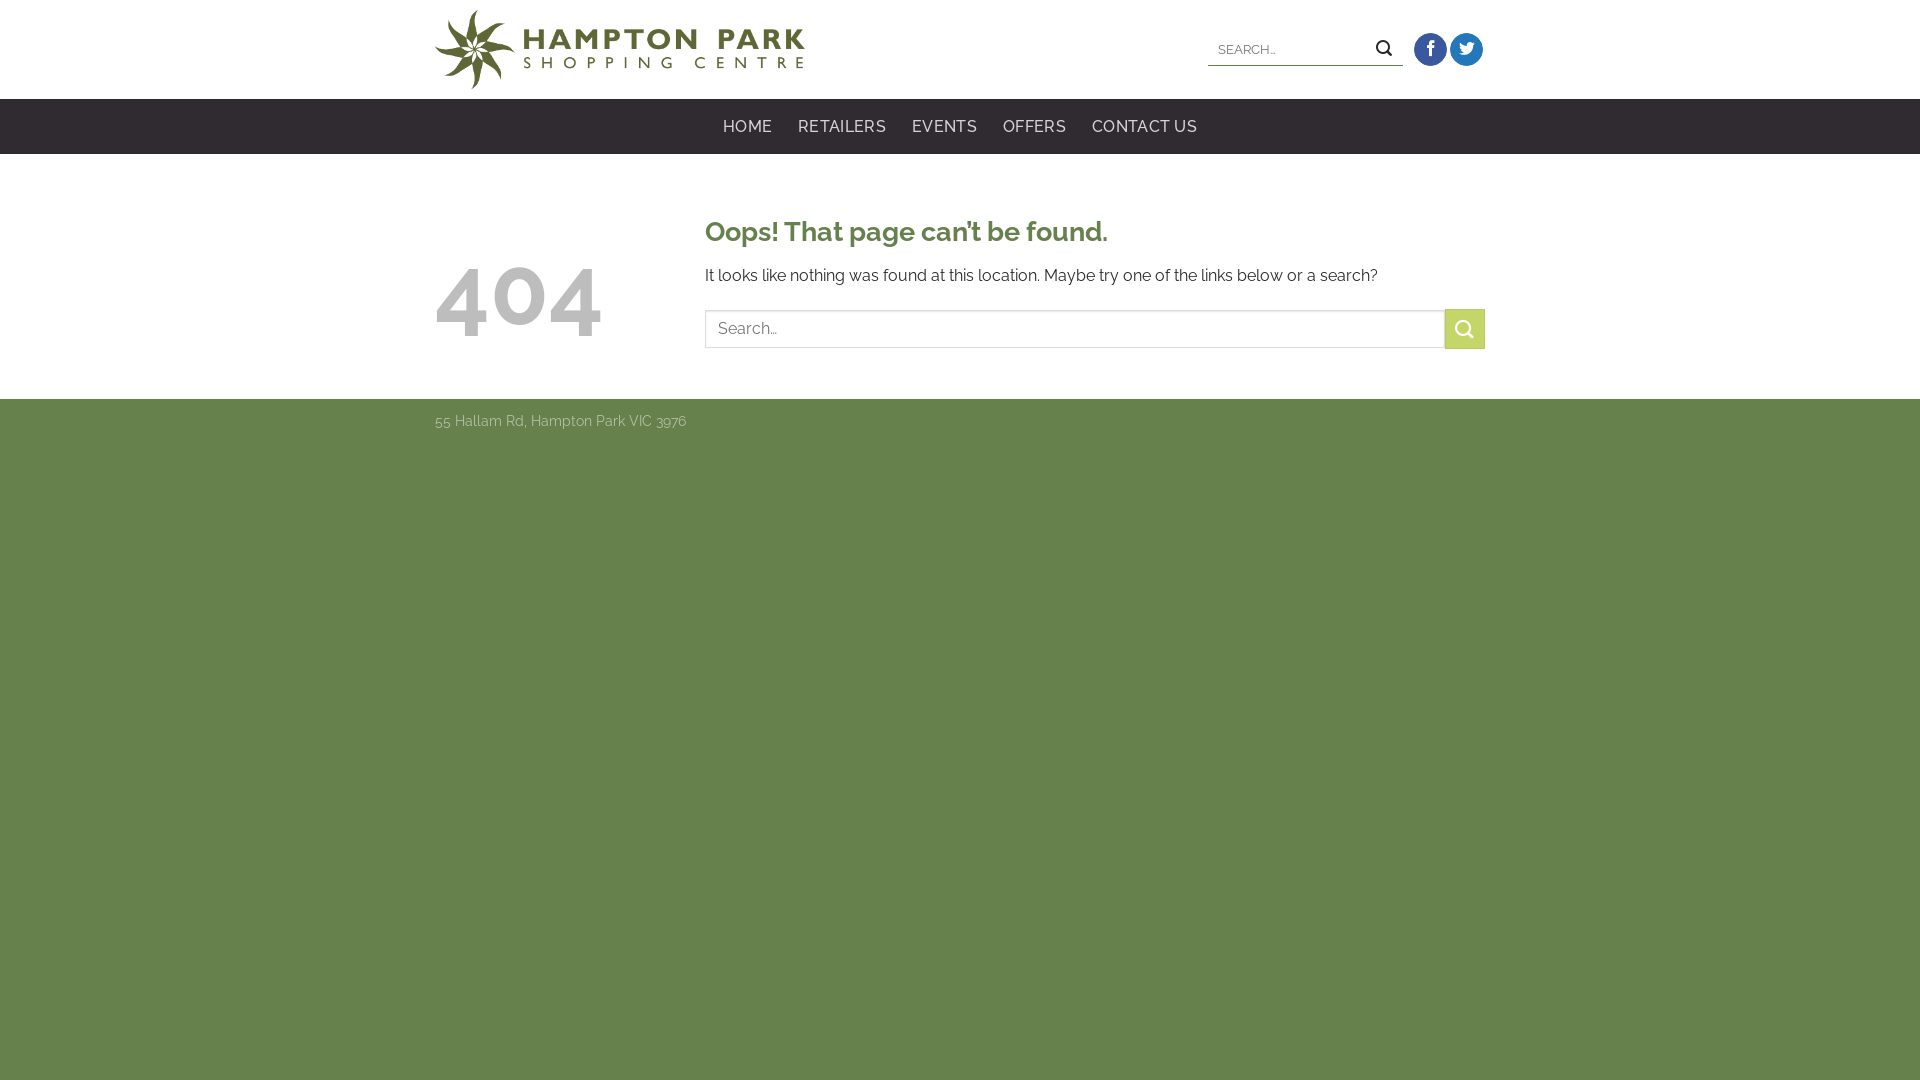 The width and height of the screenshot is (1920, 1080). I want to click on 'Skip to content', so click(0, 0).